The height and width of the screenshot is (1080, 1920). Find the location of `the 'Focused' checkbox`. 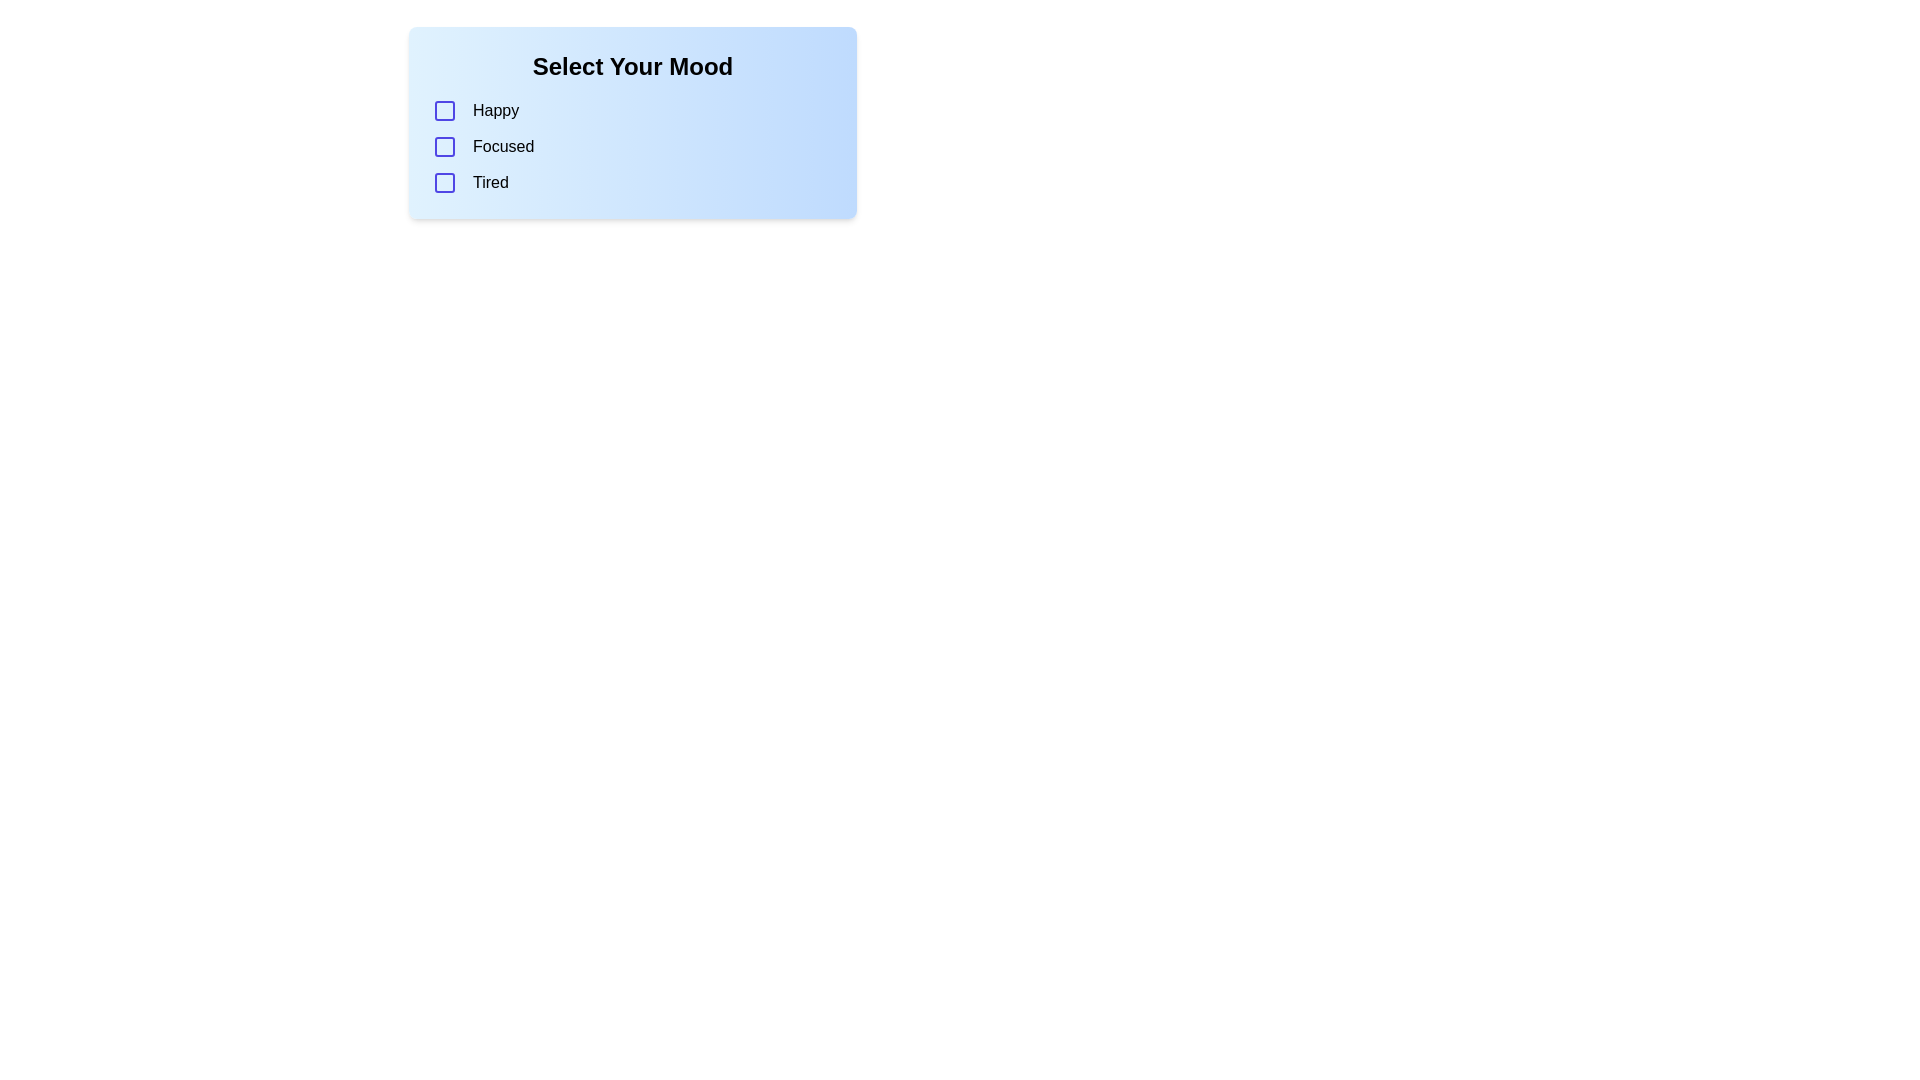

the 'Focused' checkbox is located at coordinates (444, 145).